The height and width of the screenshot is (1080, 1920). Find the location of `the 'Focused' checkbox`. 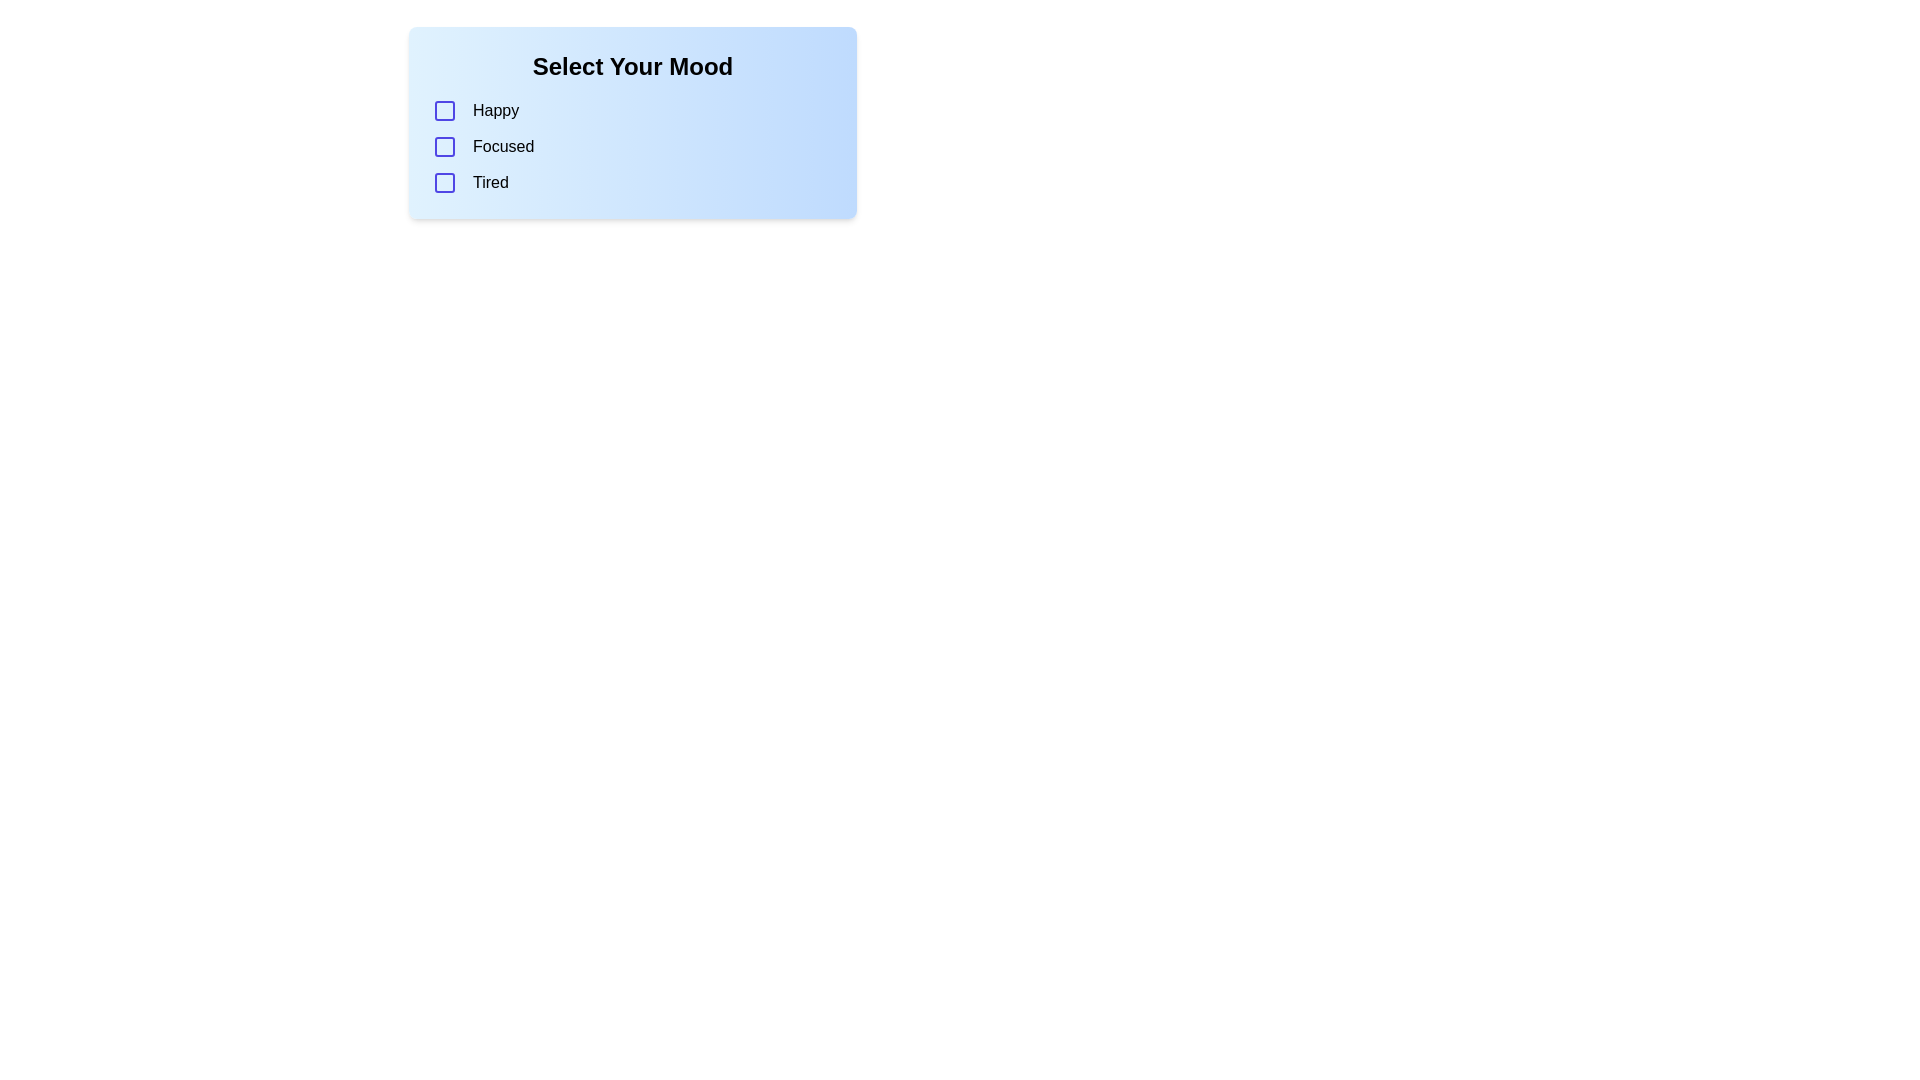

the 'Focused' checkbox is located at coordinates (444, 145).